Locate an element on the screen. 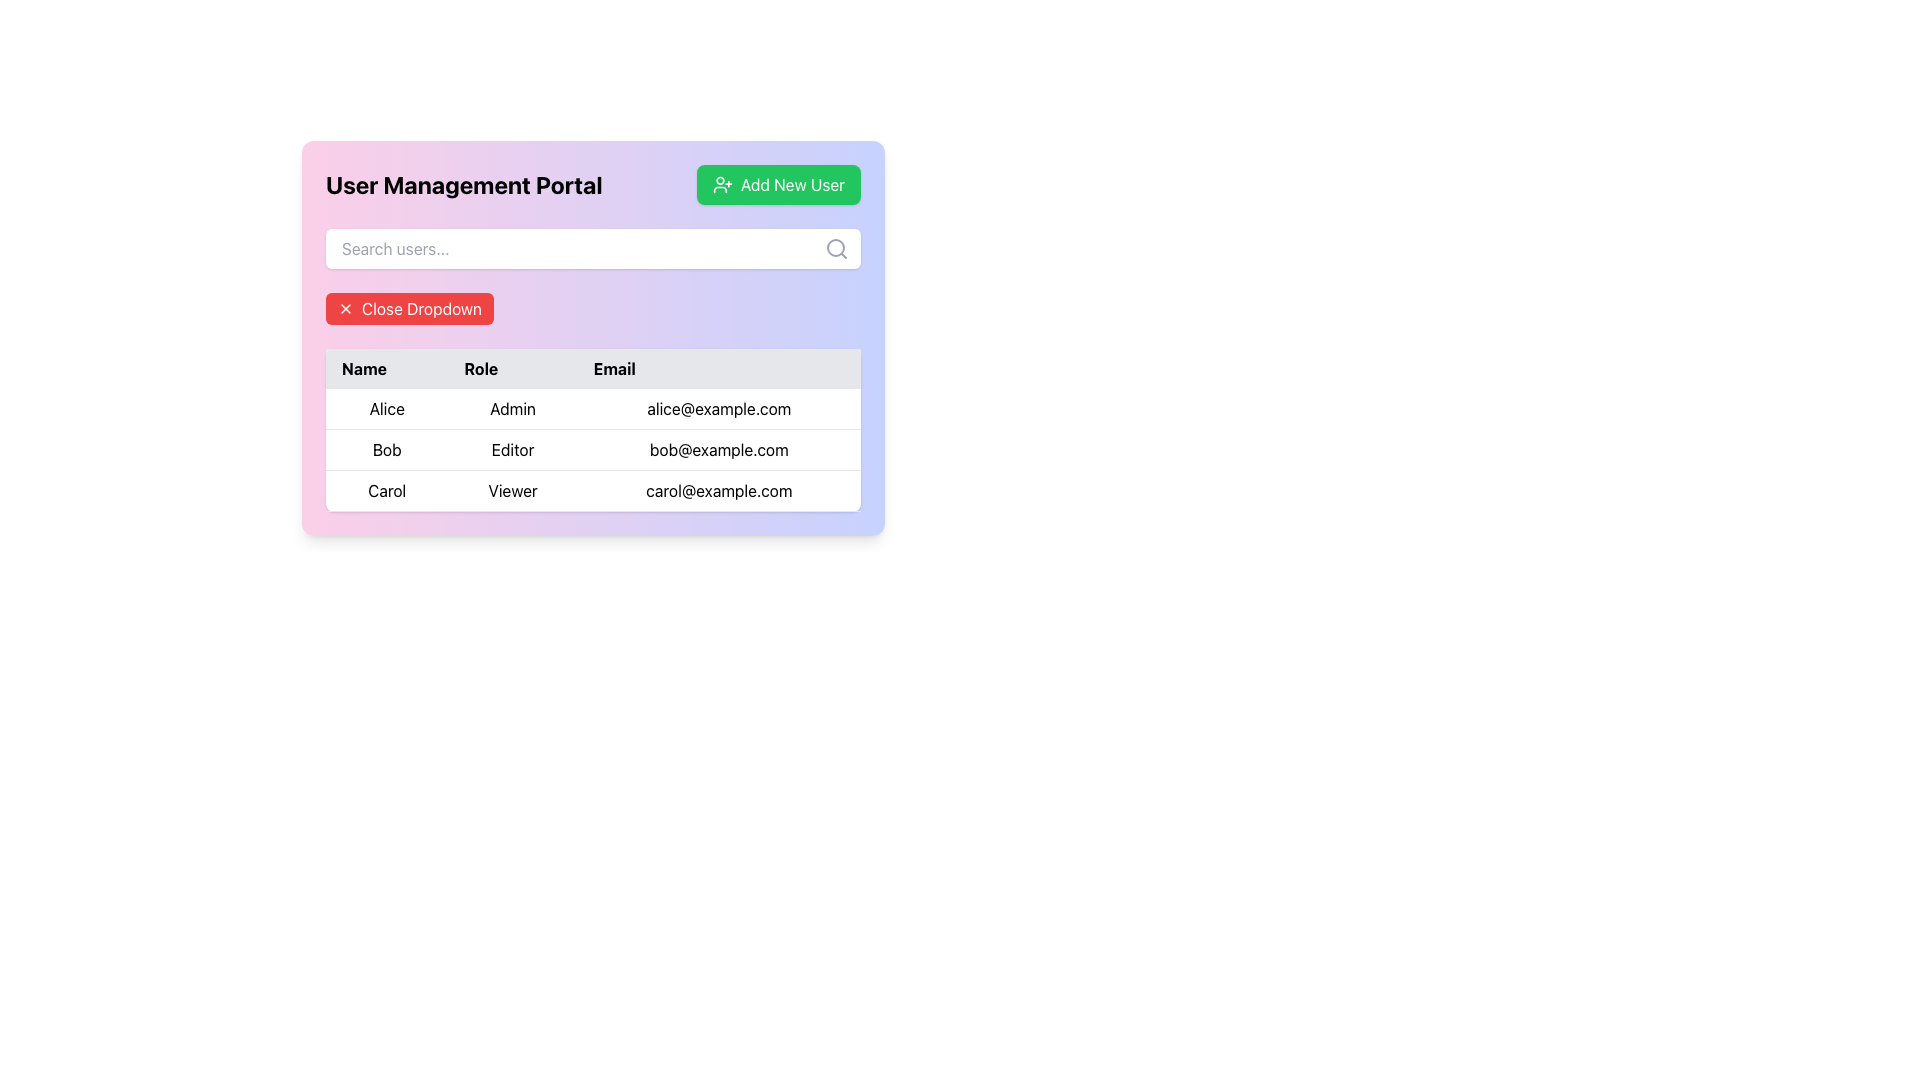  the 'Add New User' button, which has a green background and white text is located at coordinates (777, 185).